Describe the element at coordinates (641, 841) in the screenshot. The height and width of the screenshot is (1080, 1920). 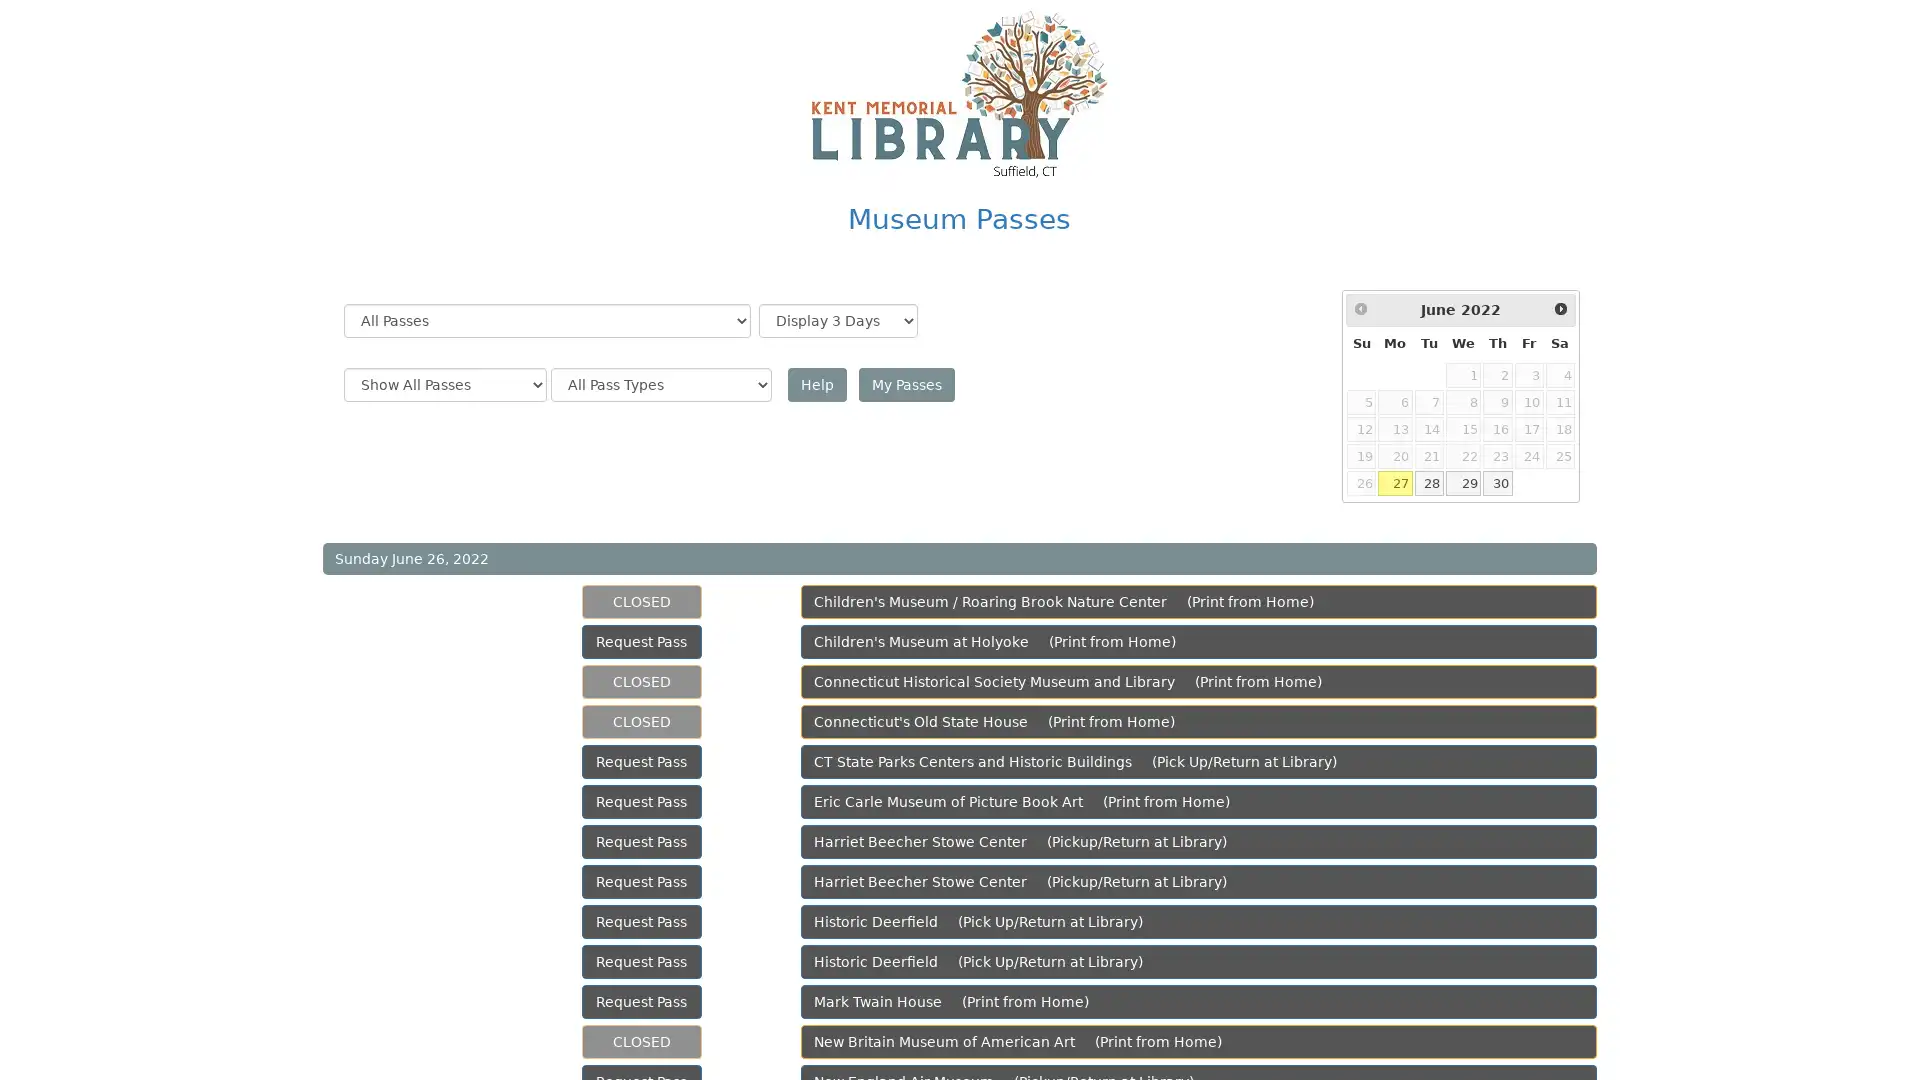
I see `Request Pass` at that location.